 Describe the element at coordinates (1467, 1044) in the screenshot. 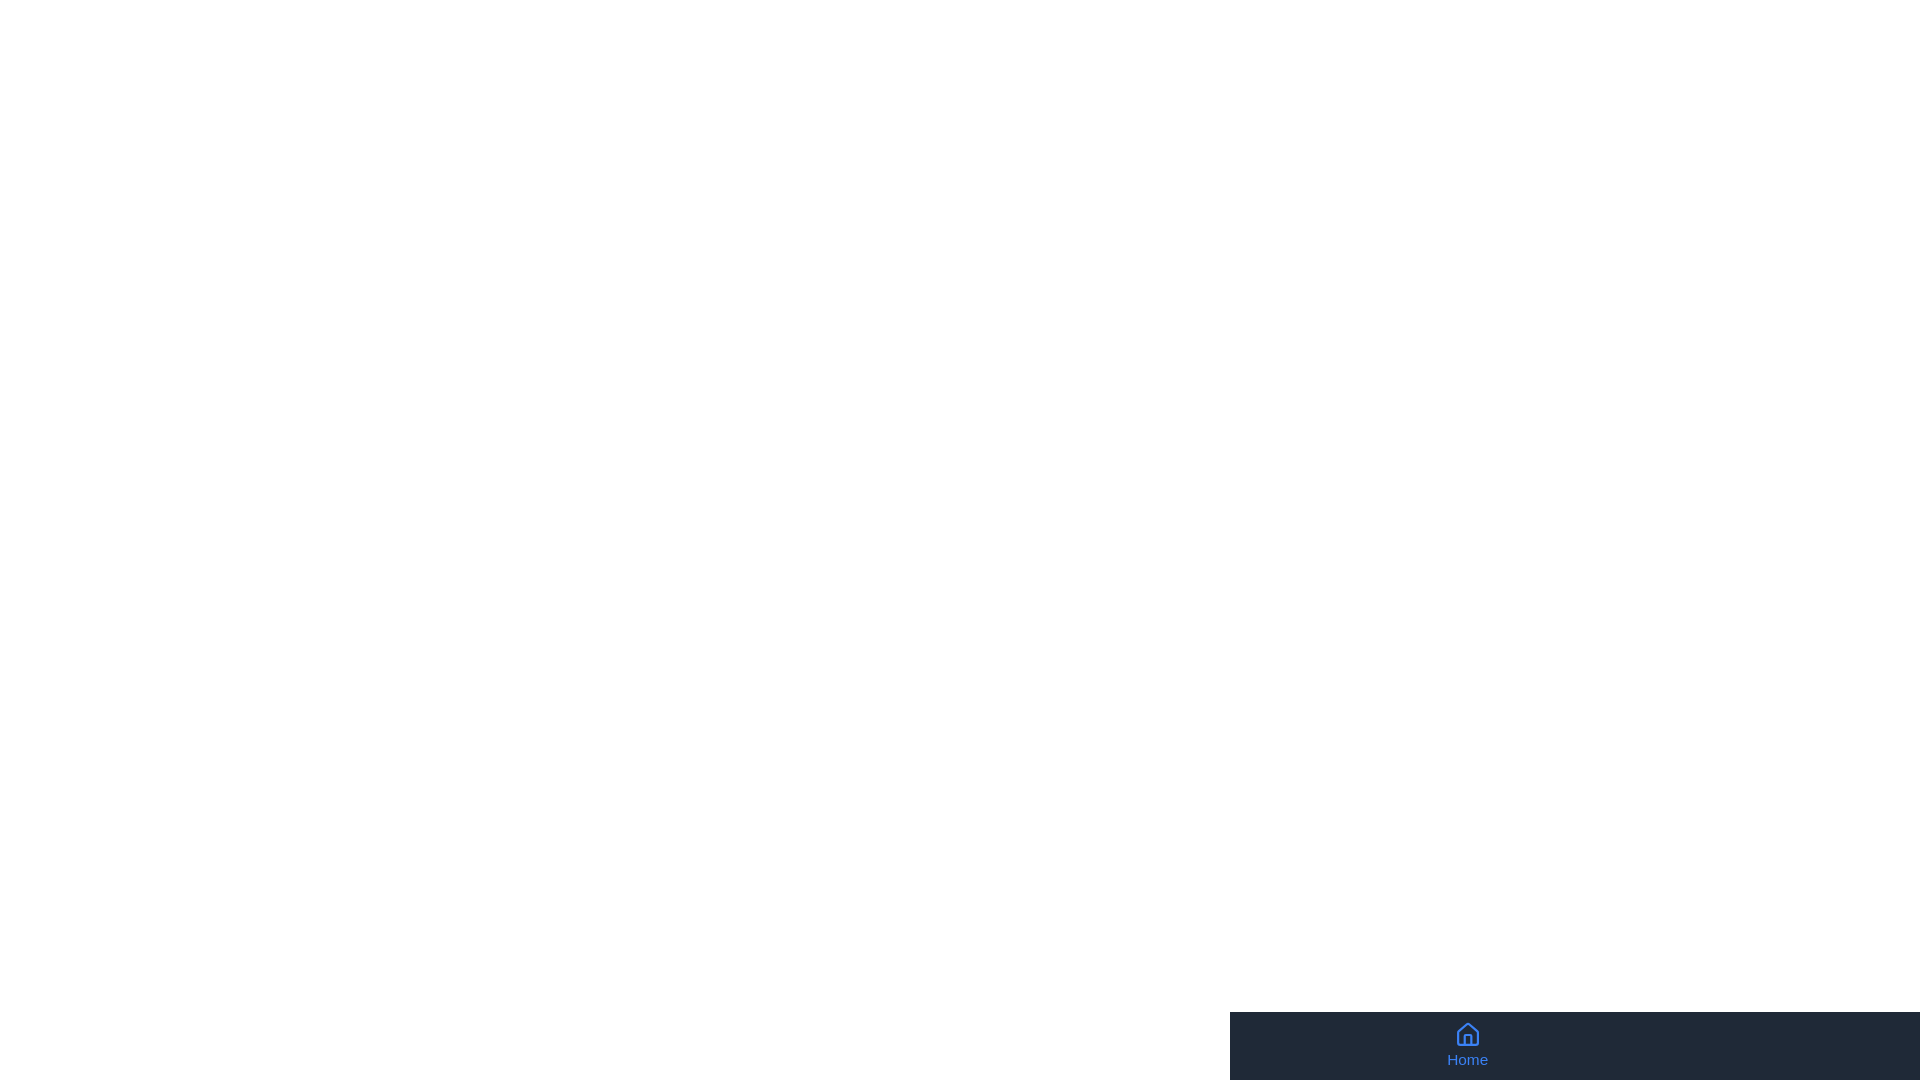

I see `the Home button in the navigation bar` at that location.